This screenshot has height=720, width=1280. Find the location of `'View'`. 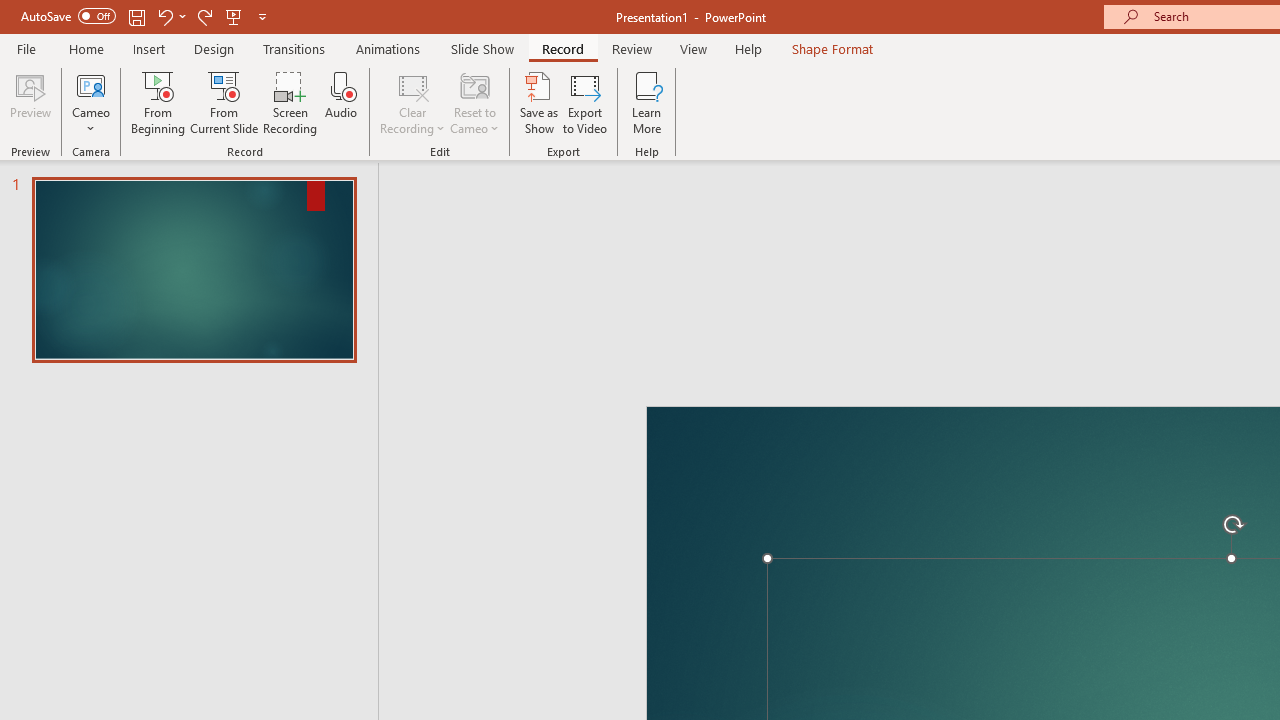

'View' is located at coordinates (693, 48).